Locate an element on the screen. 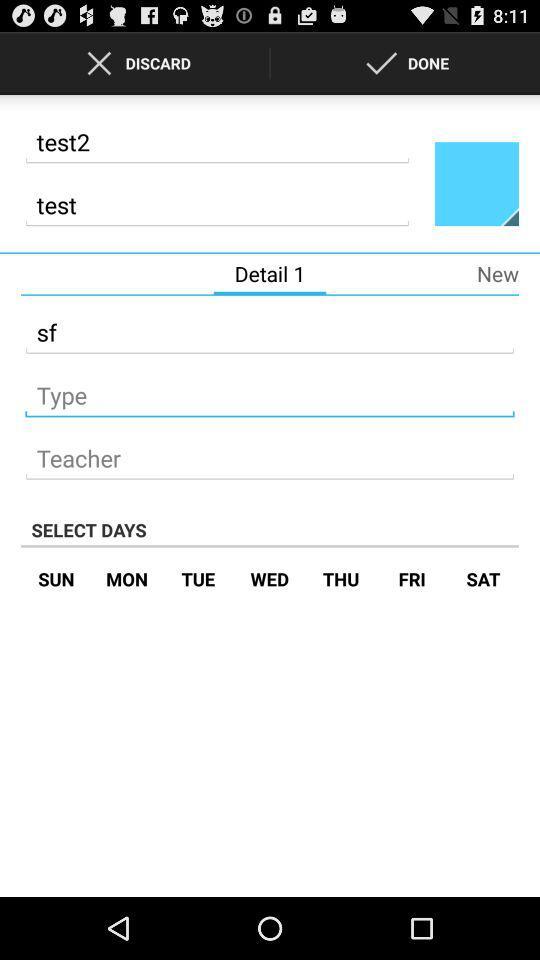 The image size is (540, 960). what type is located at coordinates (270, 388).